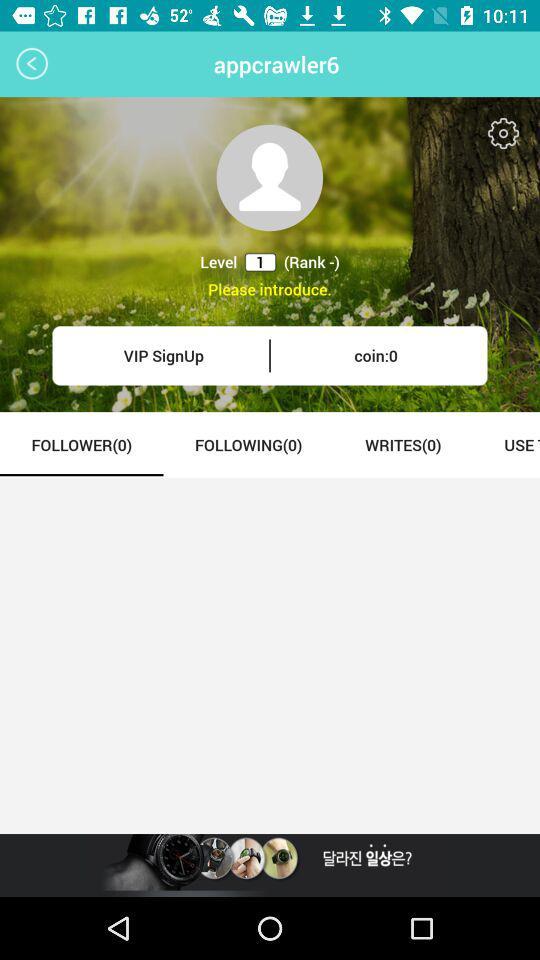  What do you see at coordinates (269, 176) in the screenshot?
I see `account holder` at bounding box center [269, 176].